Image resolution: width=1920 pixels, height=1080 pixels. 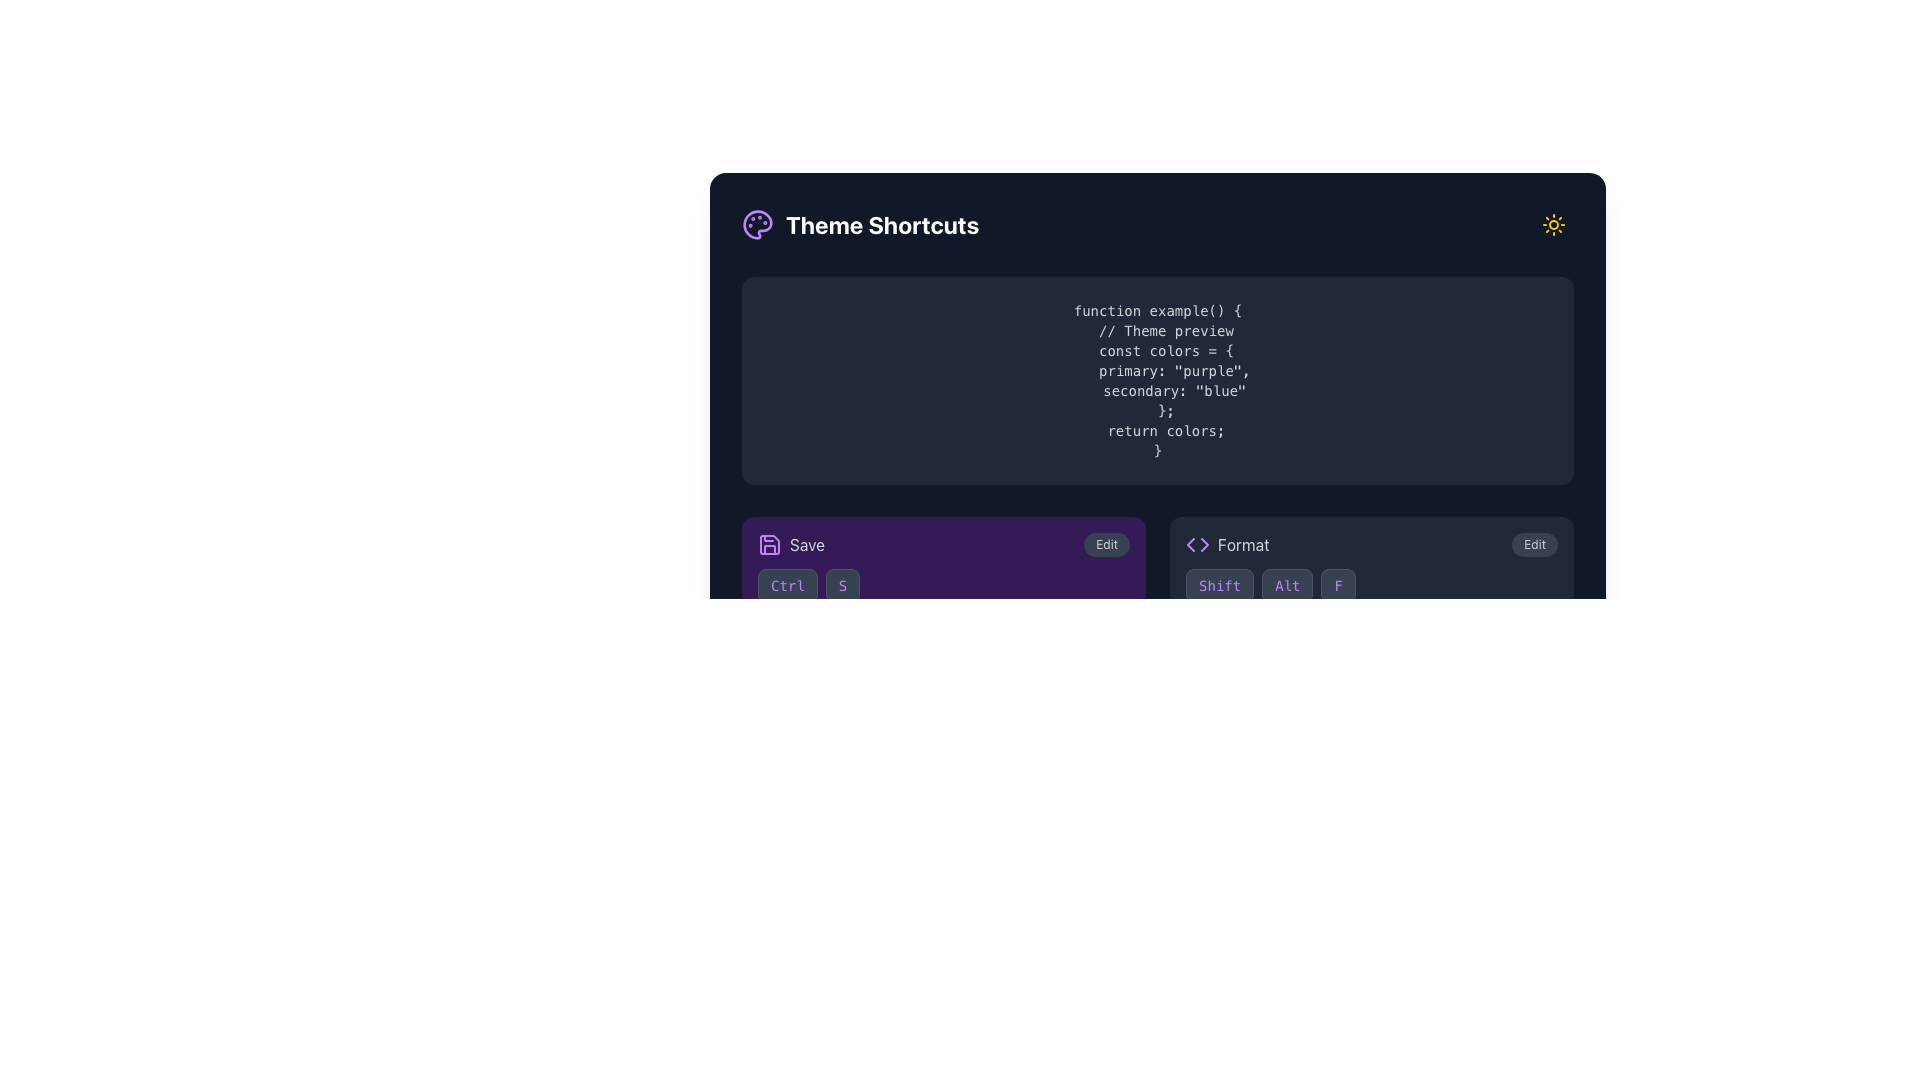 What do you see at coordinates (1338, 585) in the screenshot?
I see `the third button labeled 'F' located at the bottom-right corner of the interface, which is part of a set of three buttons including 'Shift' and 'Alt'` at bounding box center [1338, 585].